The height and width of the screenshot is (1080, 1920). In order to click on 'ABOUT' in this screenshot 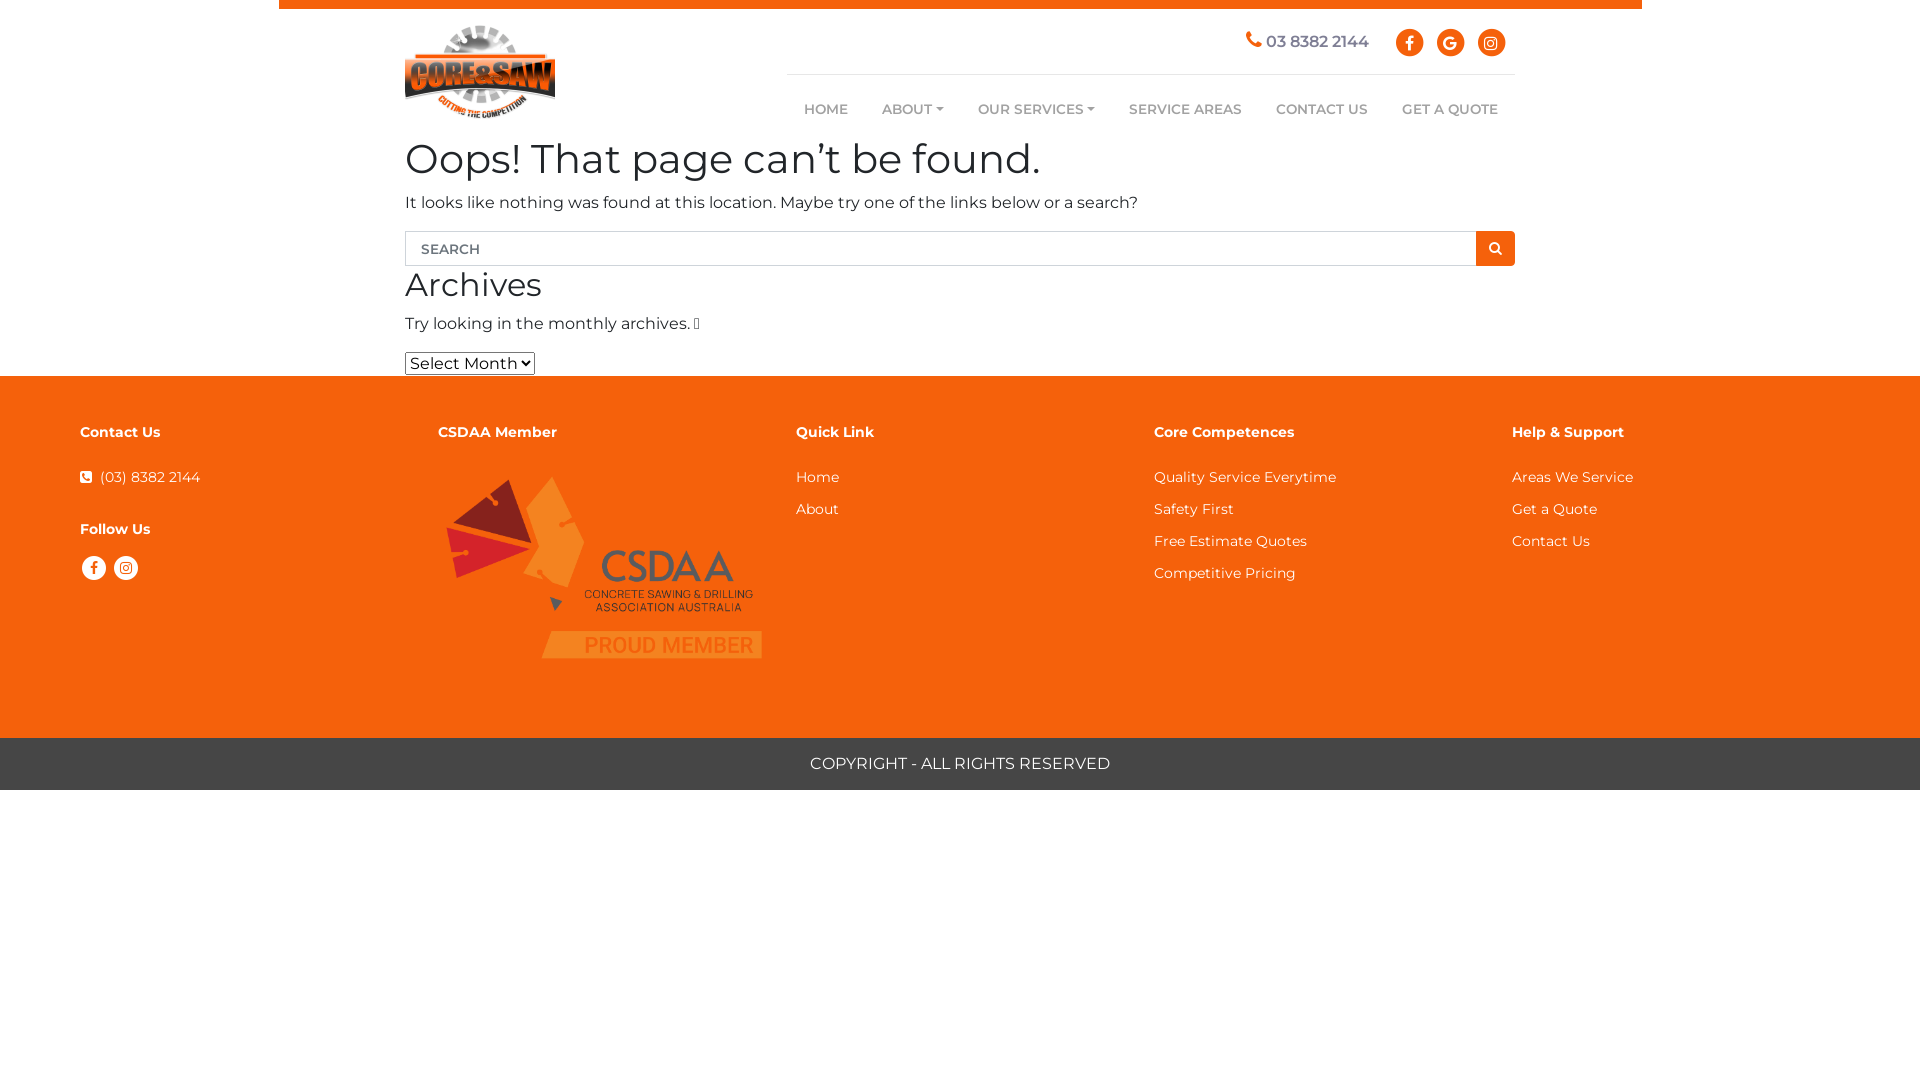, I will do `click(911, 108)`.